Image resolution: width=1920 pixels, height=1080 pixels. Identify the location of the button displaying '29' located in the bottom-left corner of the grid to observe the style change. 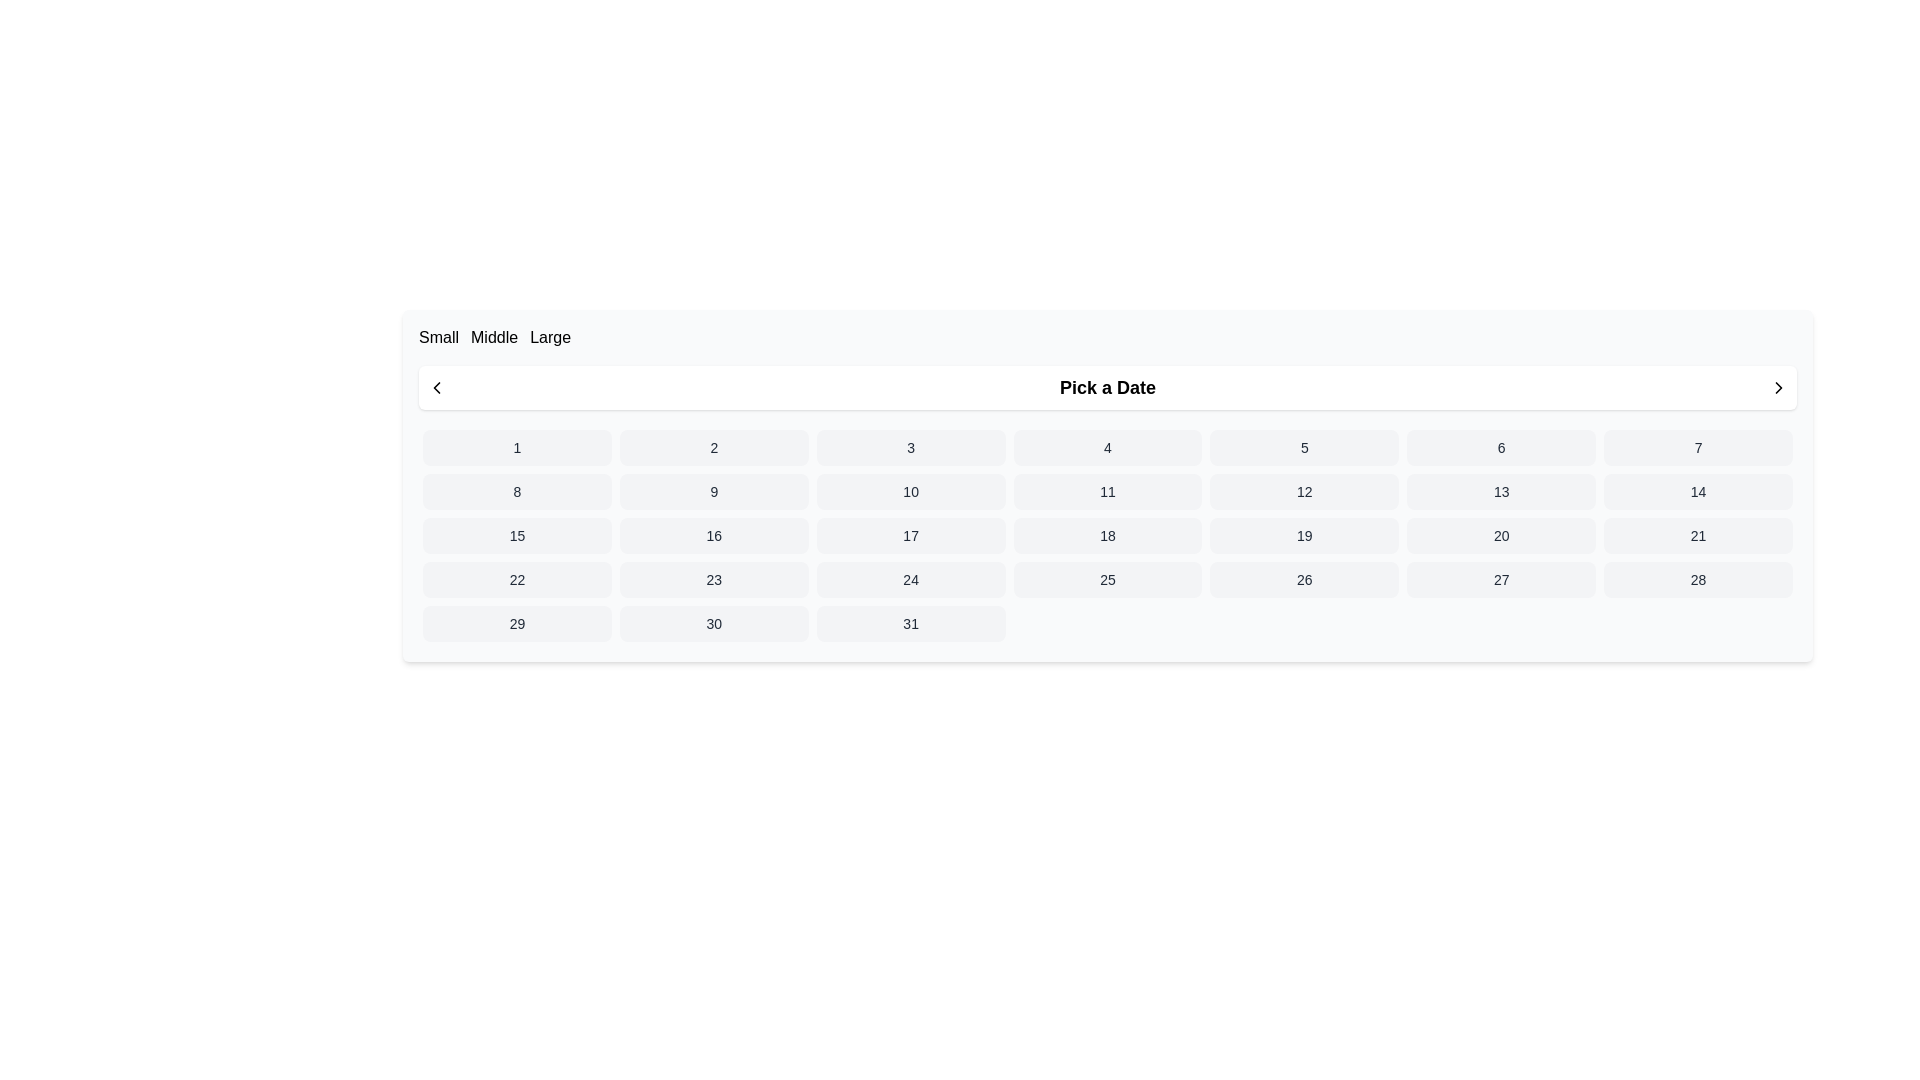
(517, 623).